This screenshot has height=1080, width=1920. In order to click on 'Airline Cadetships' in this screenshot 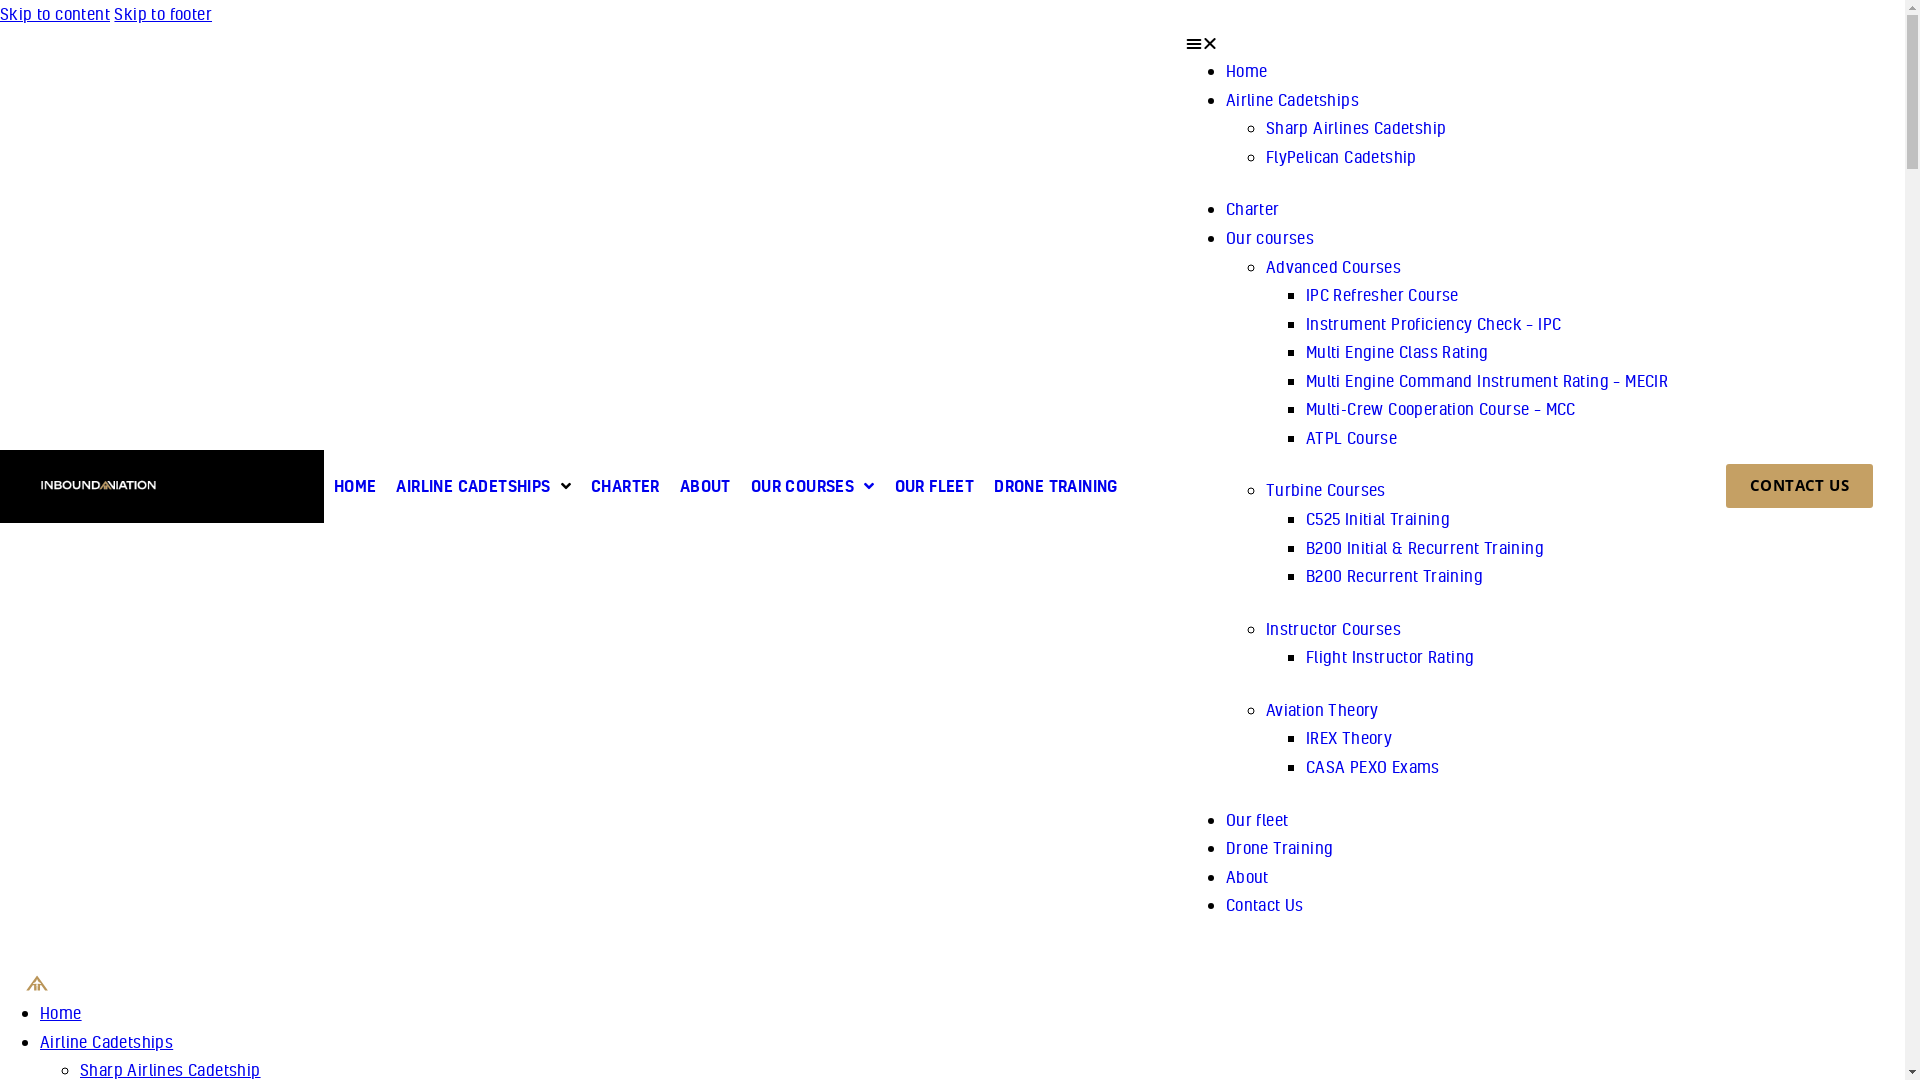, I will do `click(105, 1040)`.